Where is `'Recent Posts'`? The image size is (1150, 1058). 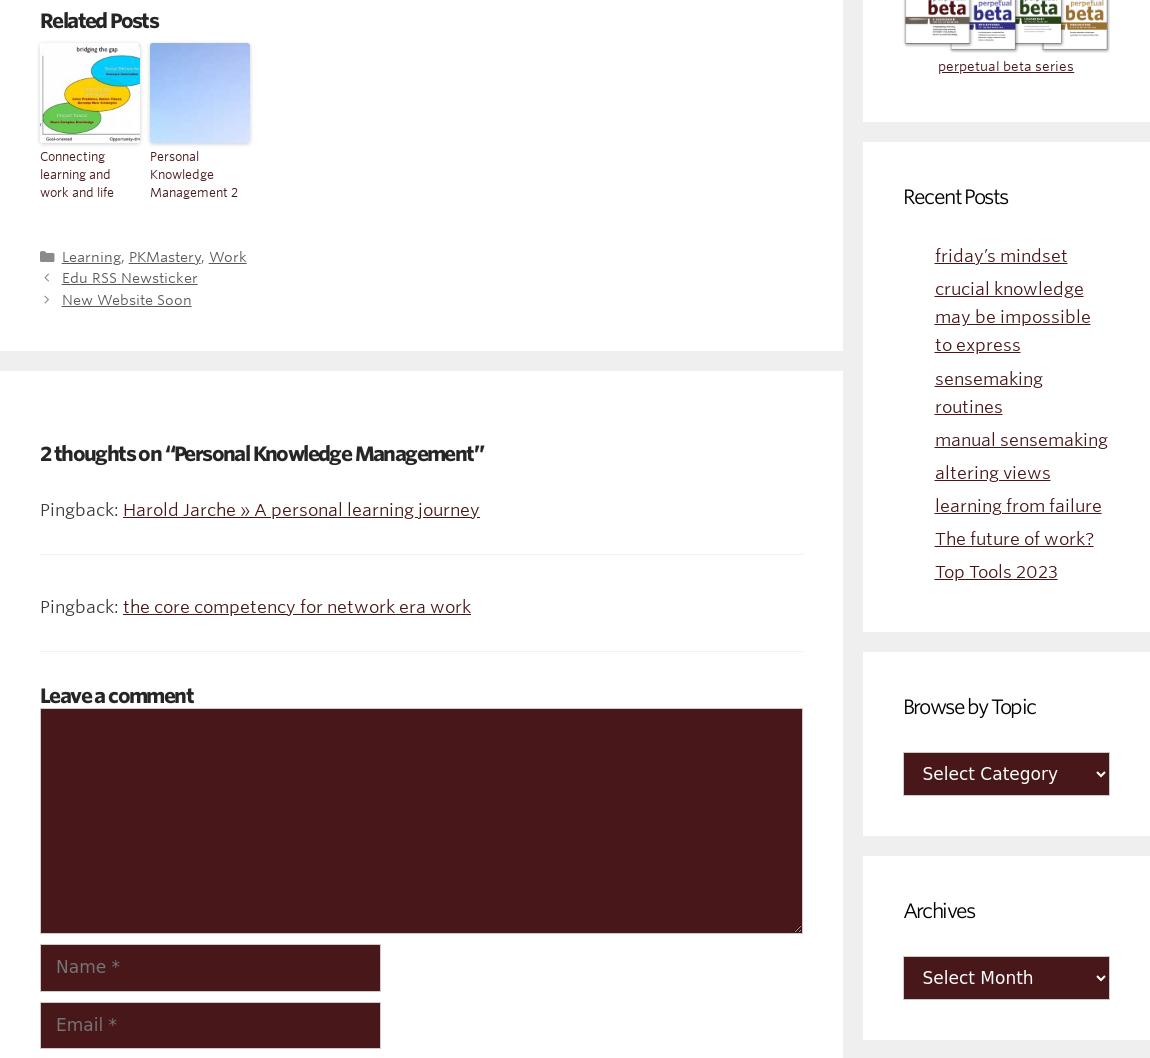 'Recent Posts' is located at coordinates (954, 196).